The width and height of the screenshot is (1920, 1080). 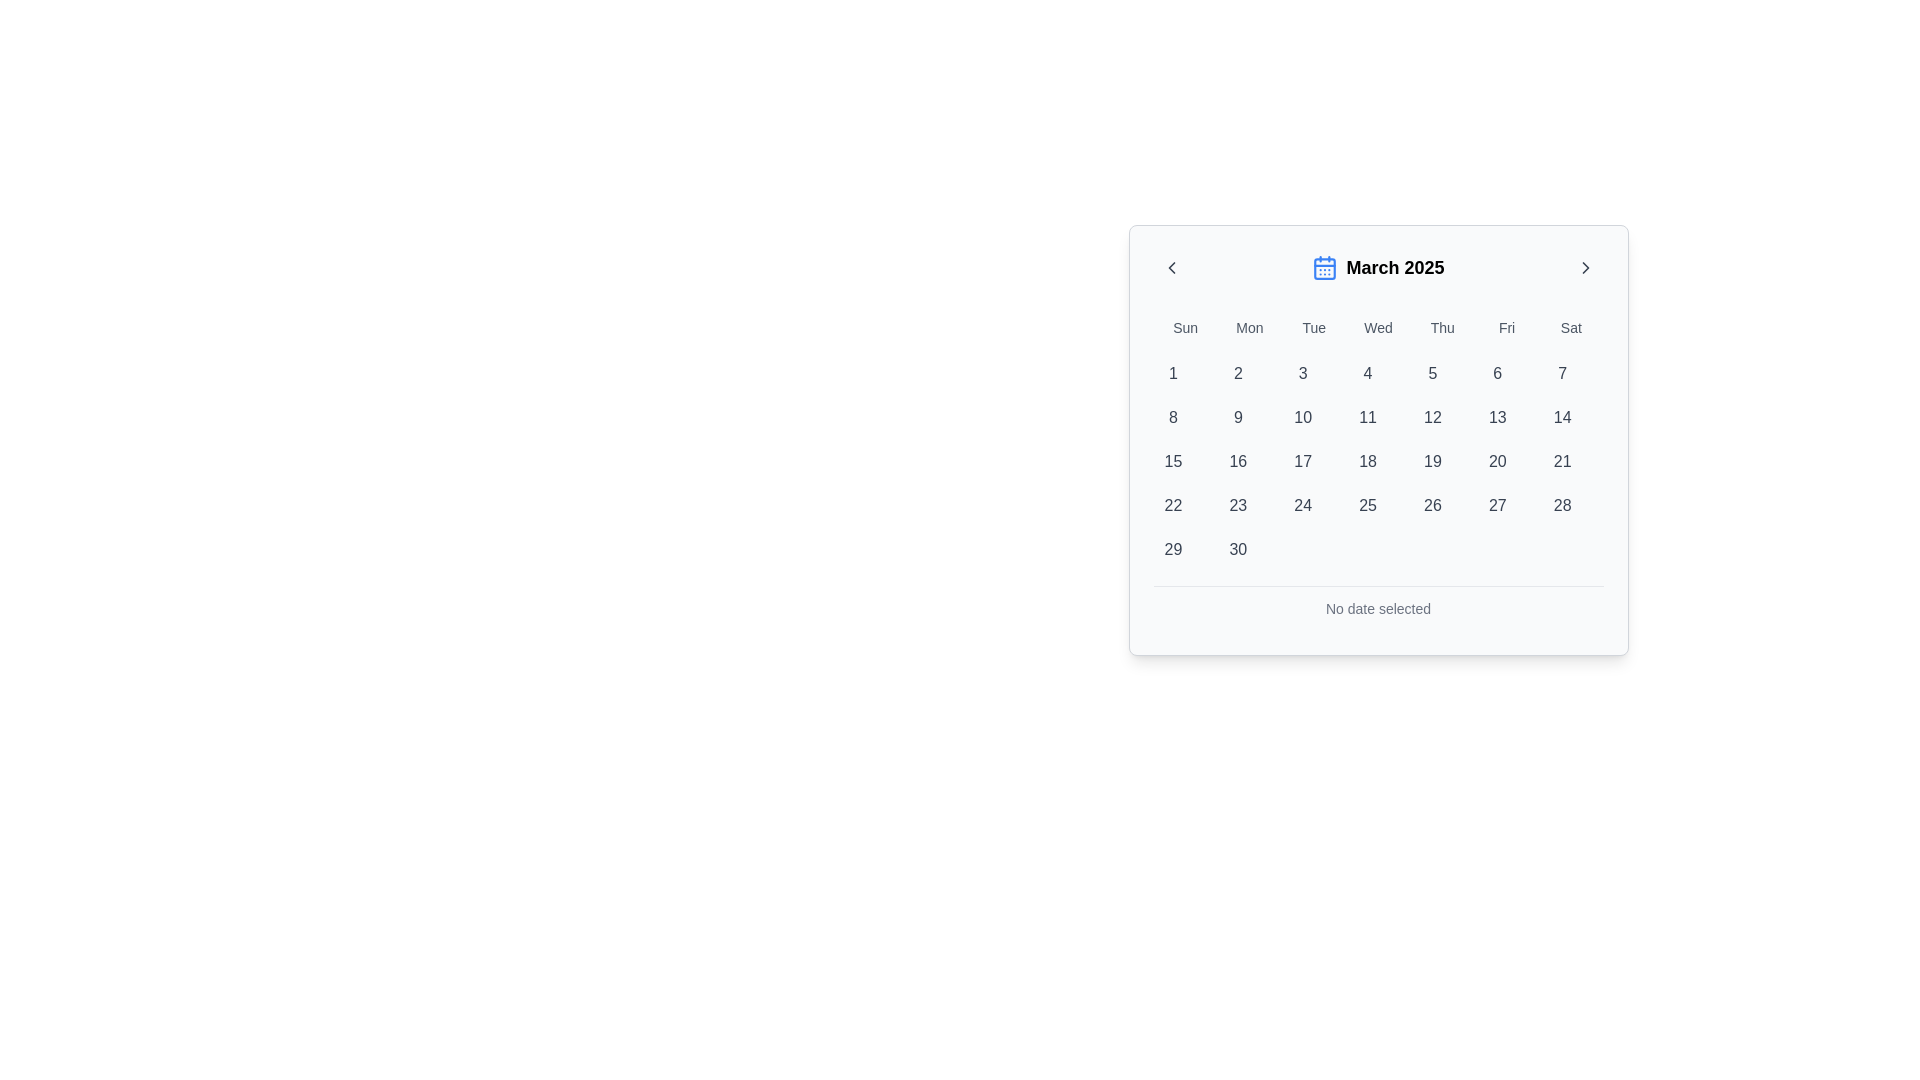 I want to click on the bold and large text segment displaying the date 'March 2025' in the header section of the calendar UI to potentially open a month selector if interactivity is supported, so click(x=1394, y=266).